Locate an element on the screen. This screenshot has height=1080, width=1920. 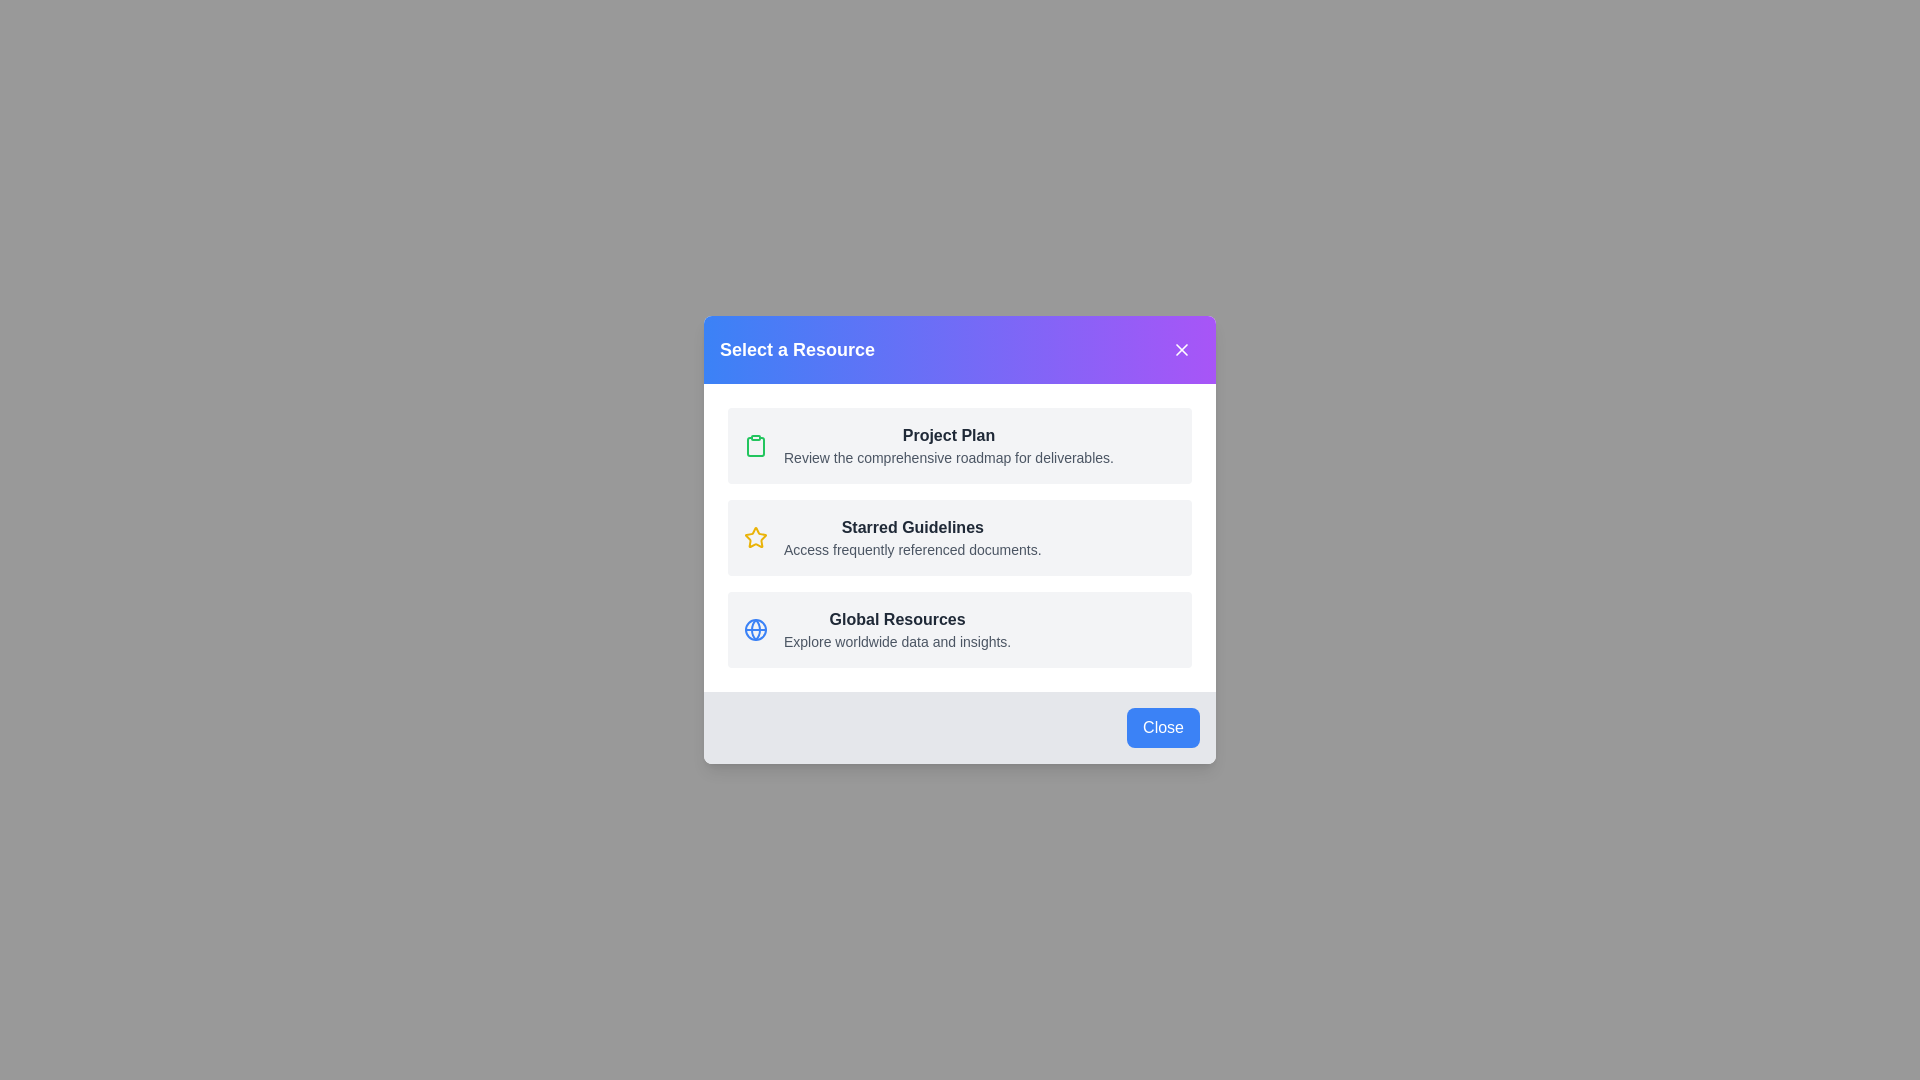
the 'Close' button in the footer of the dialog to close it is located at coordinates (1163, 728).